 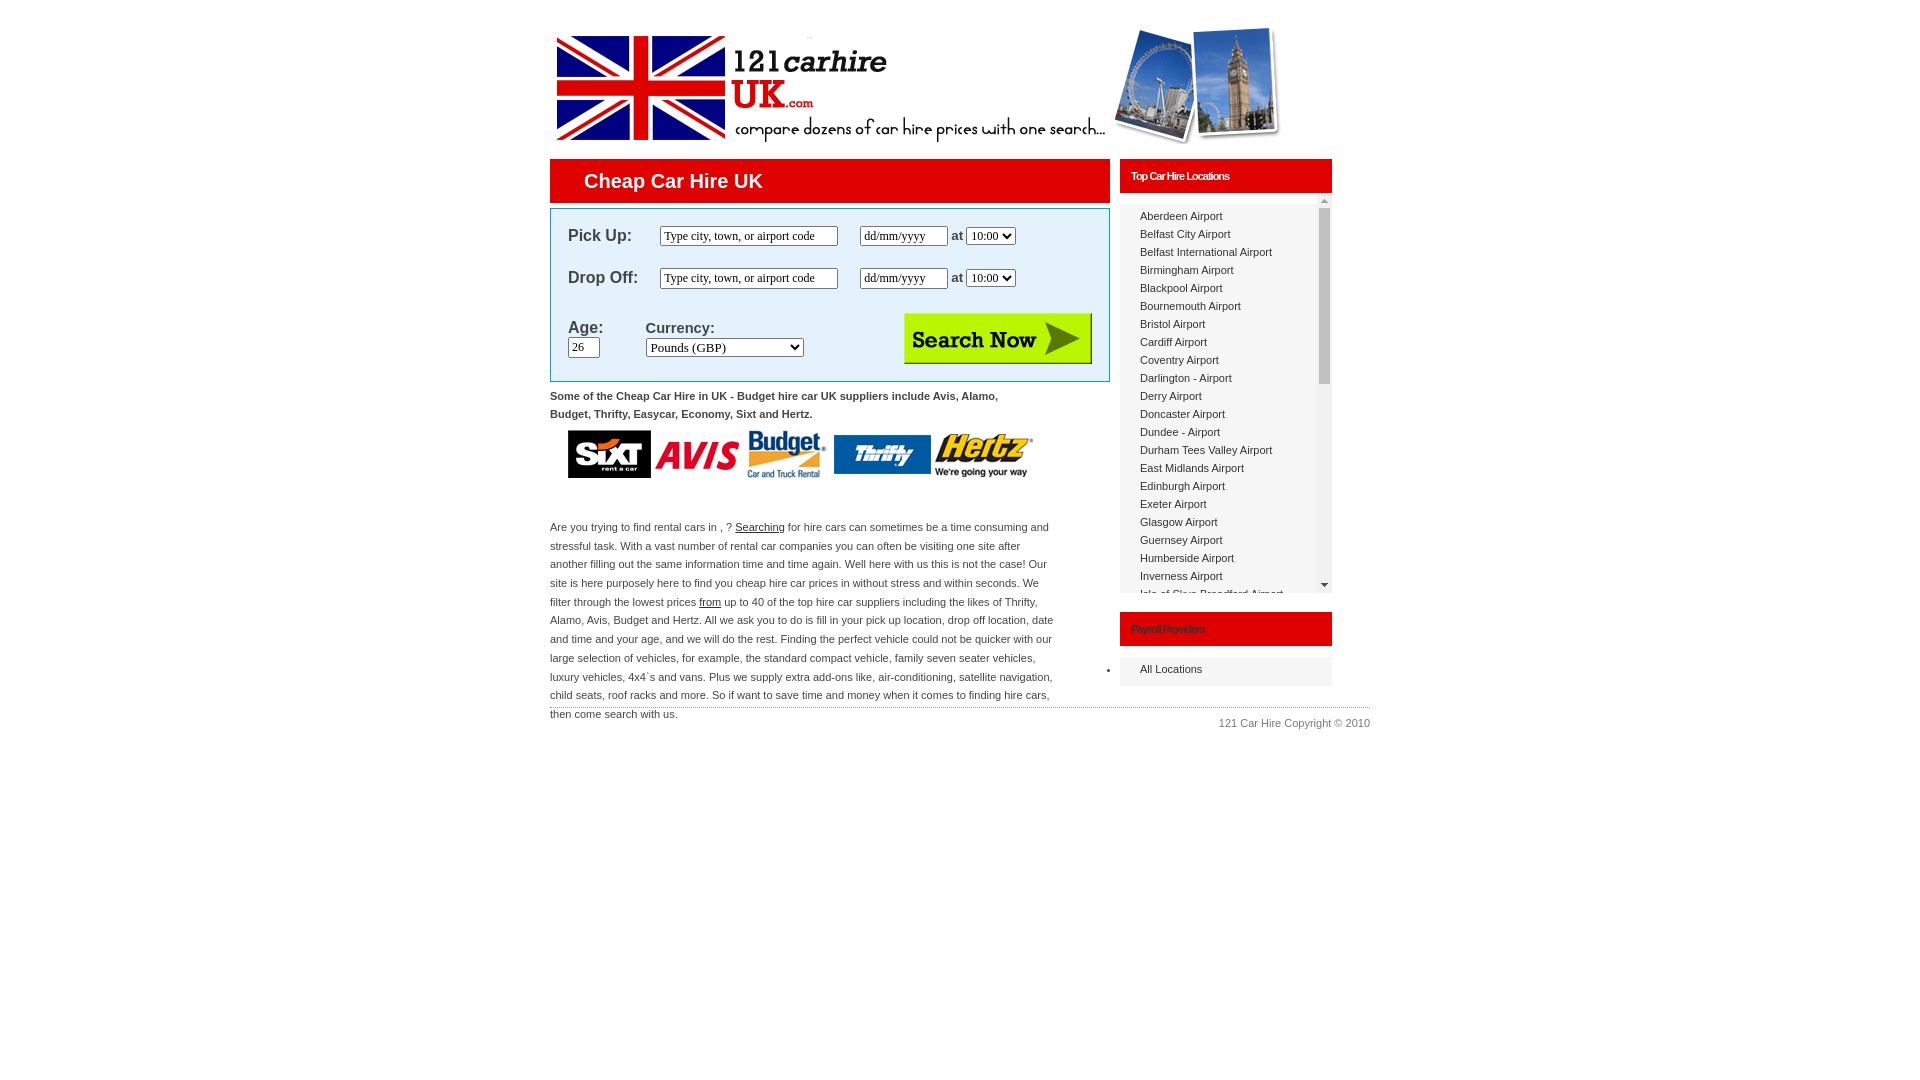 What do you see at coordinates (1179, 520) in the screenshot?
I see `'Glasgow Airport'` at bounding box center [1179, 520].